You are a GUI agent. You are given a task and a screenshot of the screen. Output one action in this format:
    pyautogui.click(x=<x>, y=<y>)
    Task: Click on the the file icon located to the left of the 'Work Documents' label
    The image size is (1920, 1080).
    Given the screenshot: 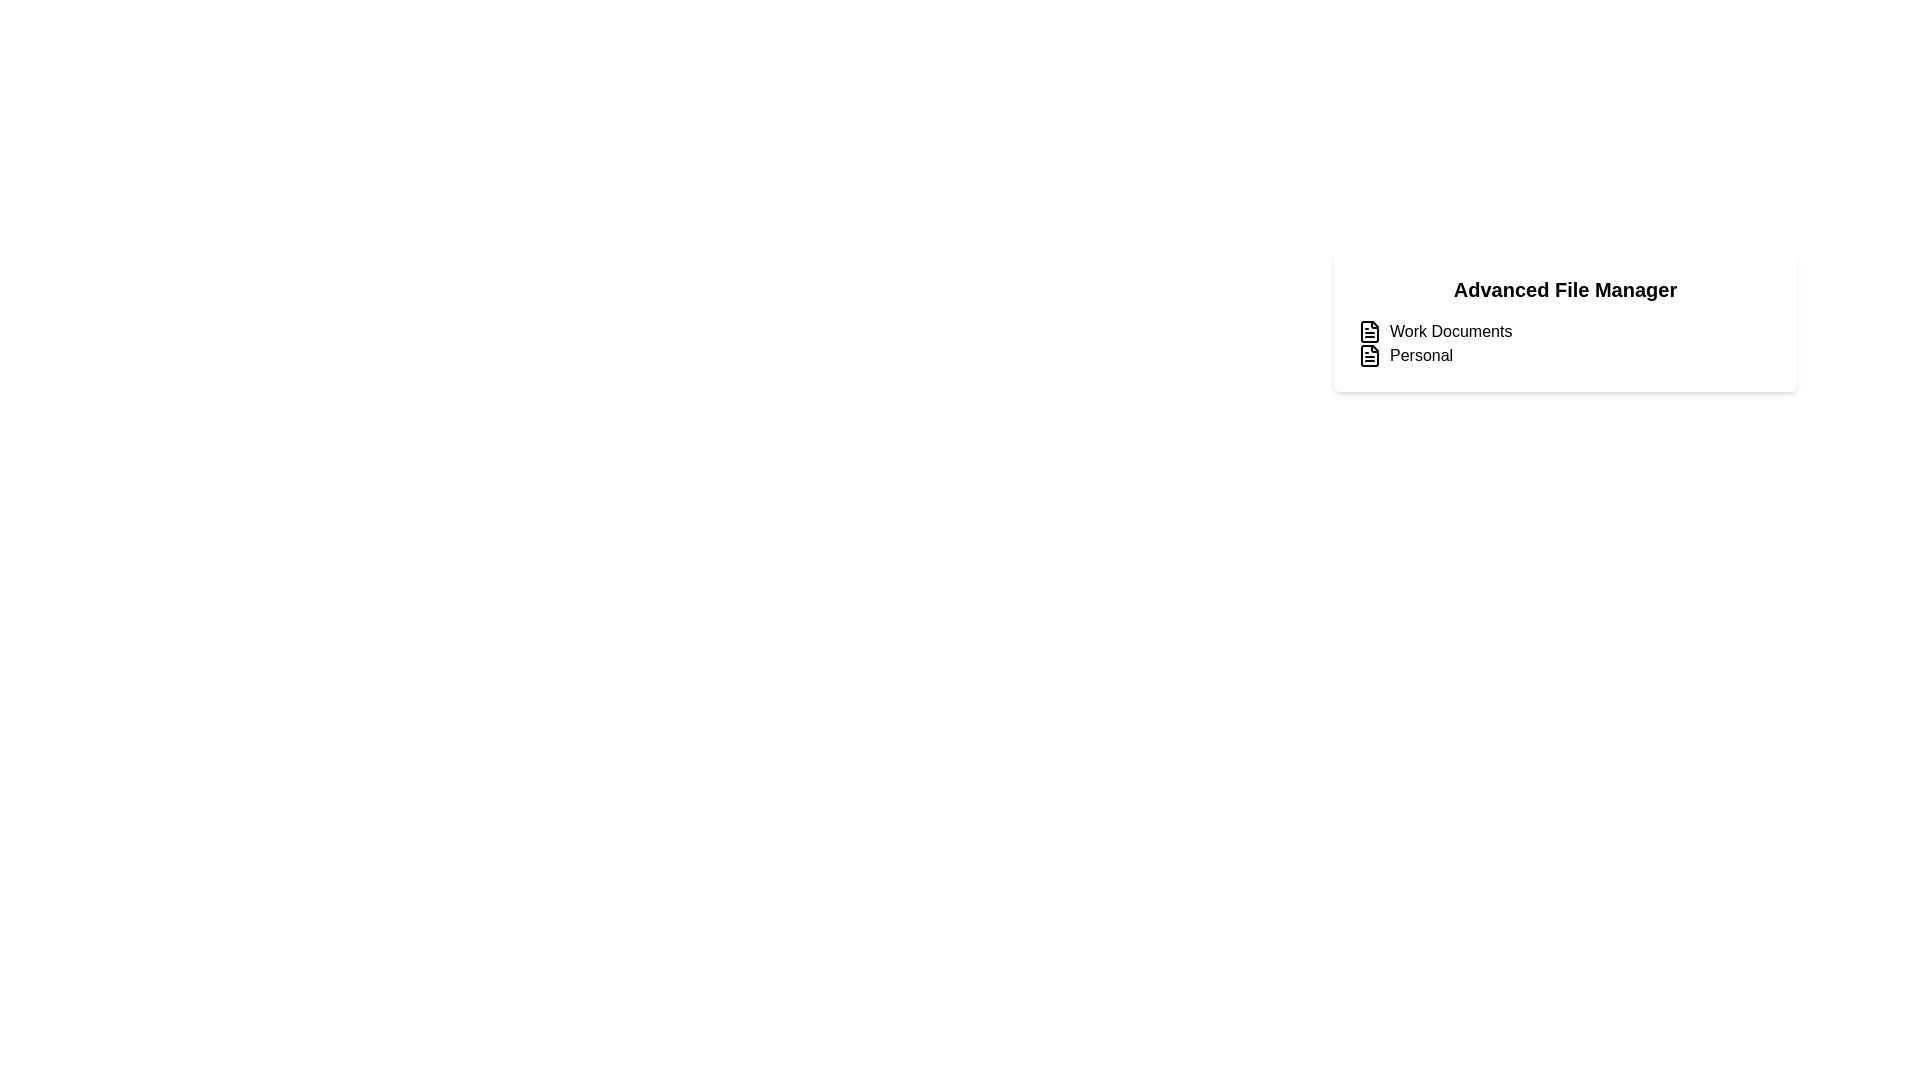 What is the action you would take?
    pyautogui.click(x=1368, y=330)
    